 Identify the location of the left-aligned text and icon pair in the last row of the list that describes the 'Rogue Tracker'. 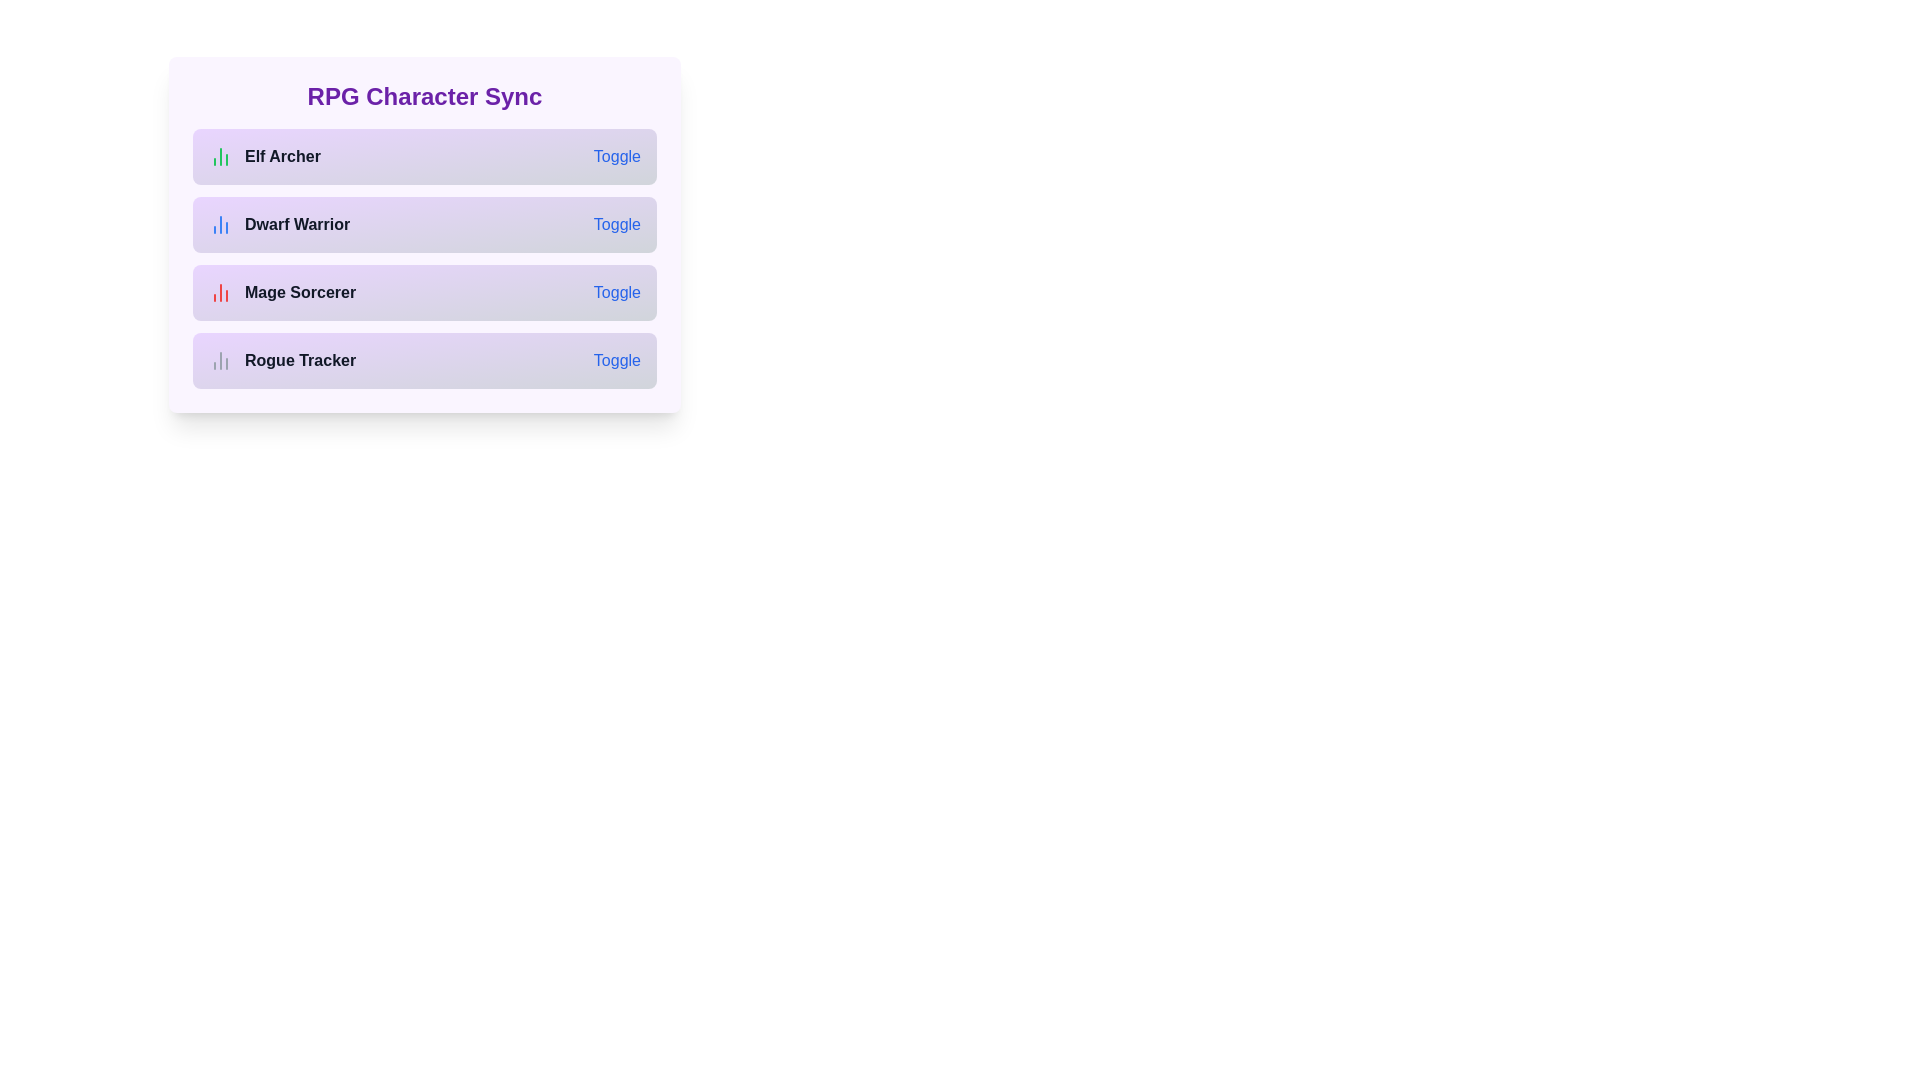
(281, 361).